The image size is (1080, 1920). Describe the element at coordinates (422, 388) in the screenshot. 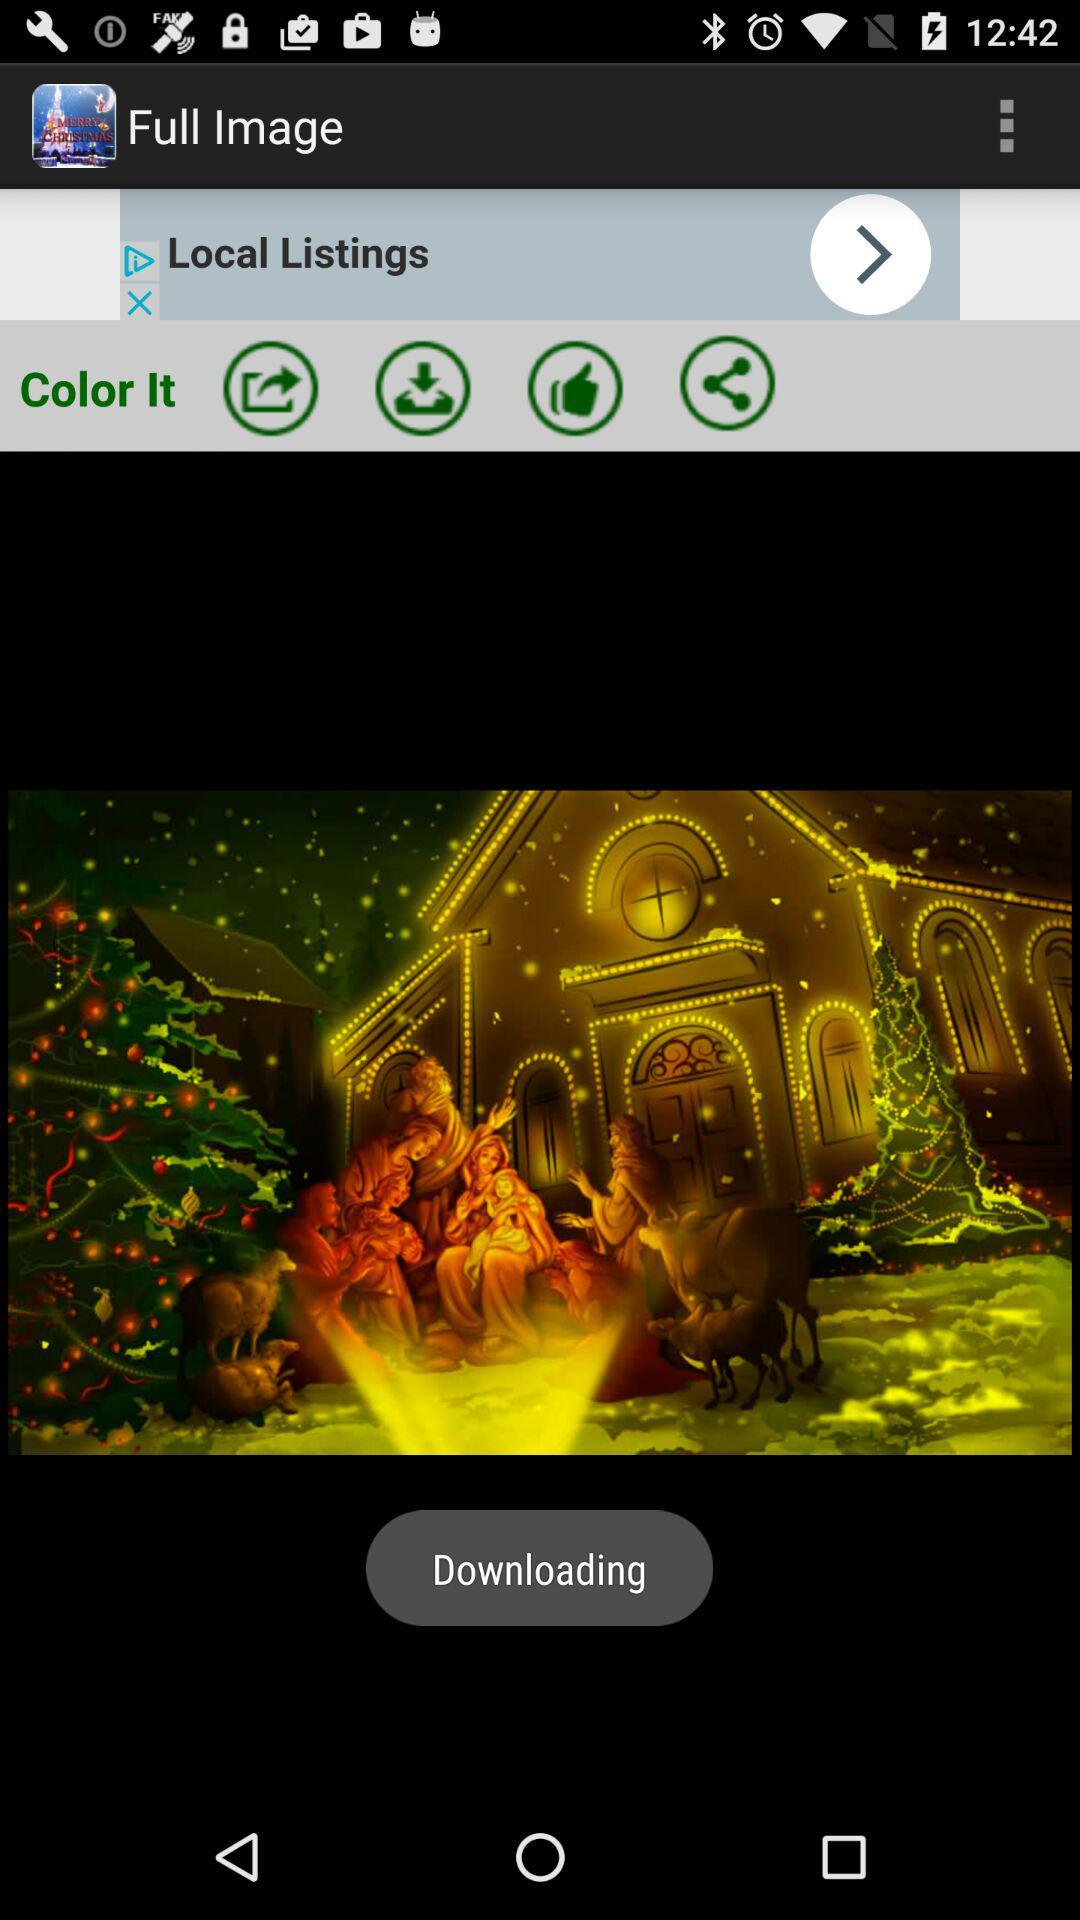

I see `hit button with down arrow` at that location.